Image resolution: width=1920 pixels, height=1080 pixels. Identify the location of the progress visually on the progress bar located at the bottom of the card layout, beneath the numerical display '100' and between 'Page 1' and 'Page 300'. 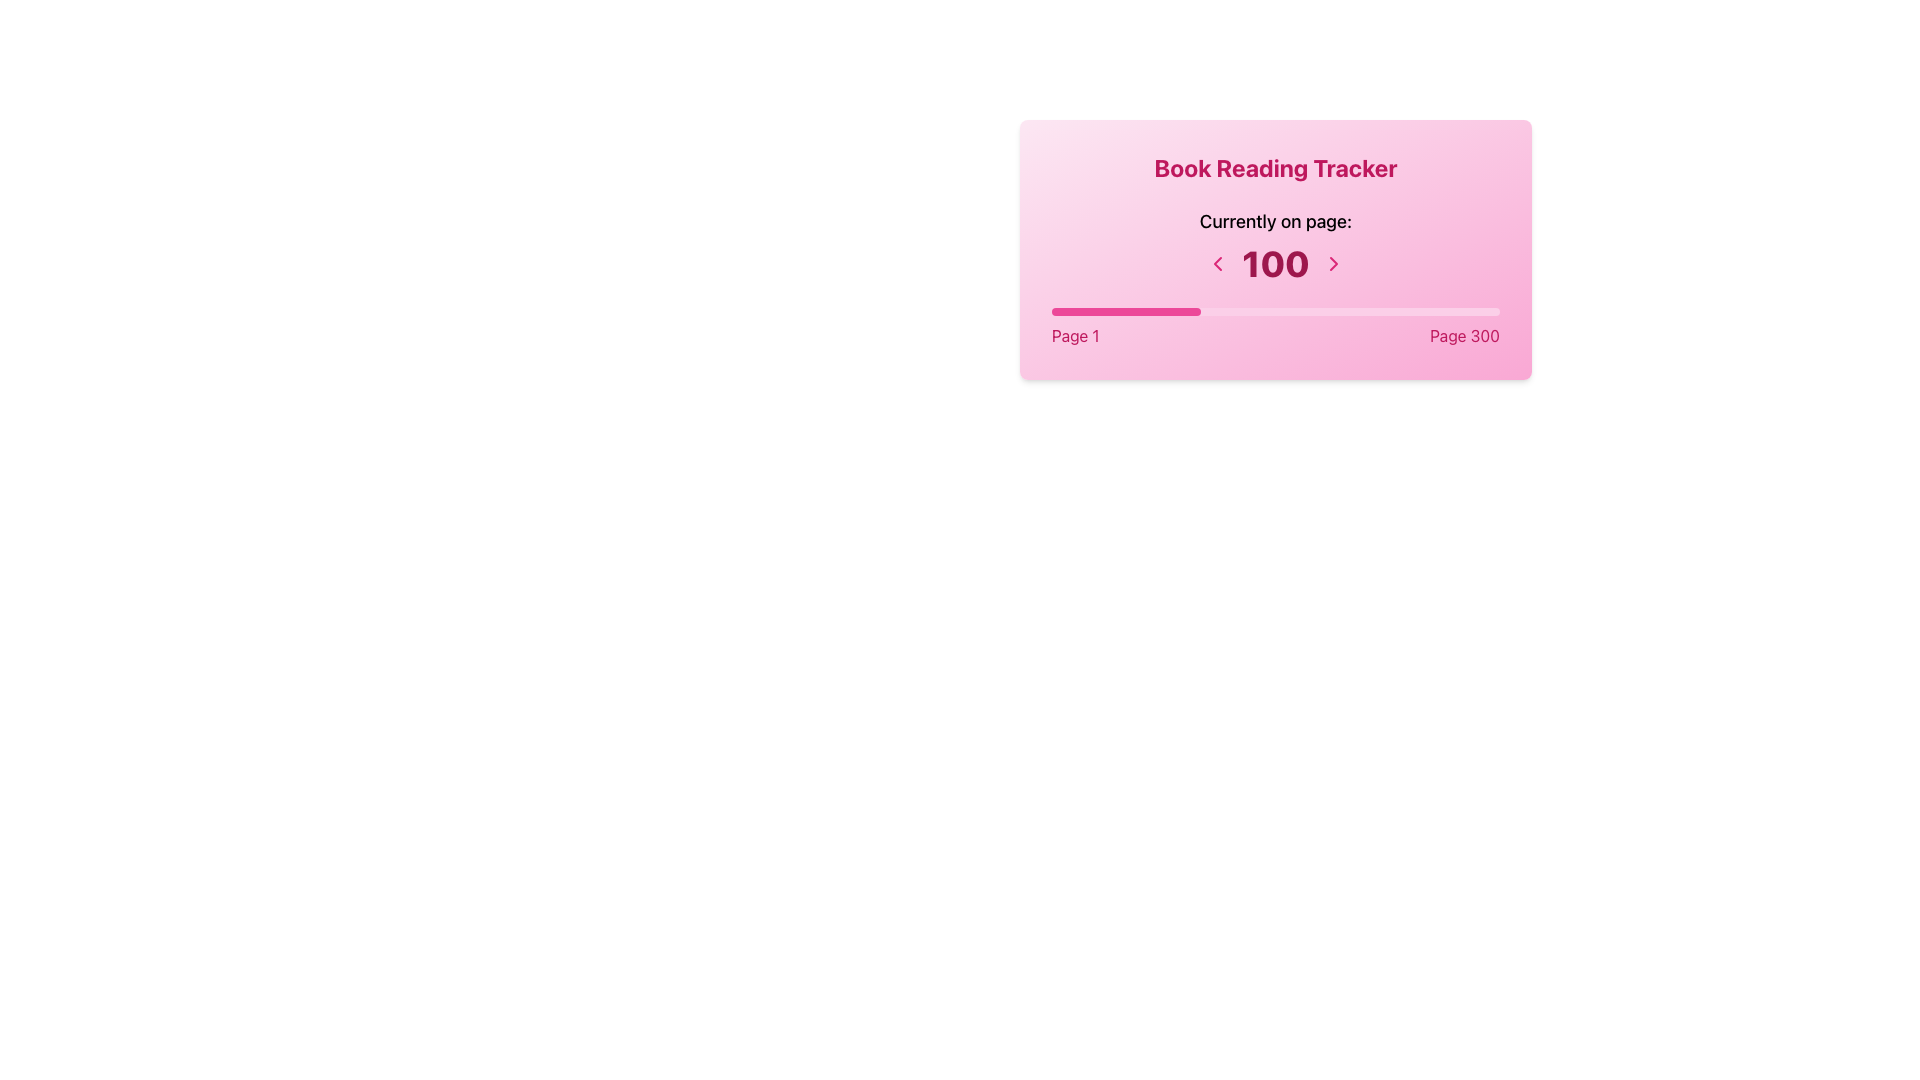
(1126, 312).